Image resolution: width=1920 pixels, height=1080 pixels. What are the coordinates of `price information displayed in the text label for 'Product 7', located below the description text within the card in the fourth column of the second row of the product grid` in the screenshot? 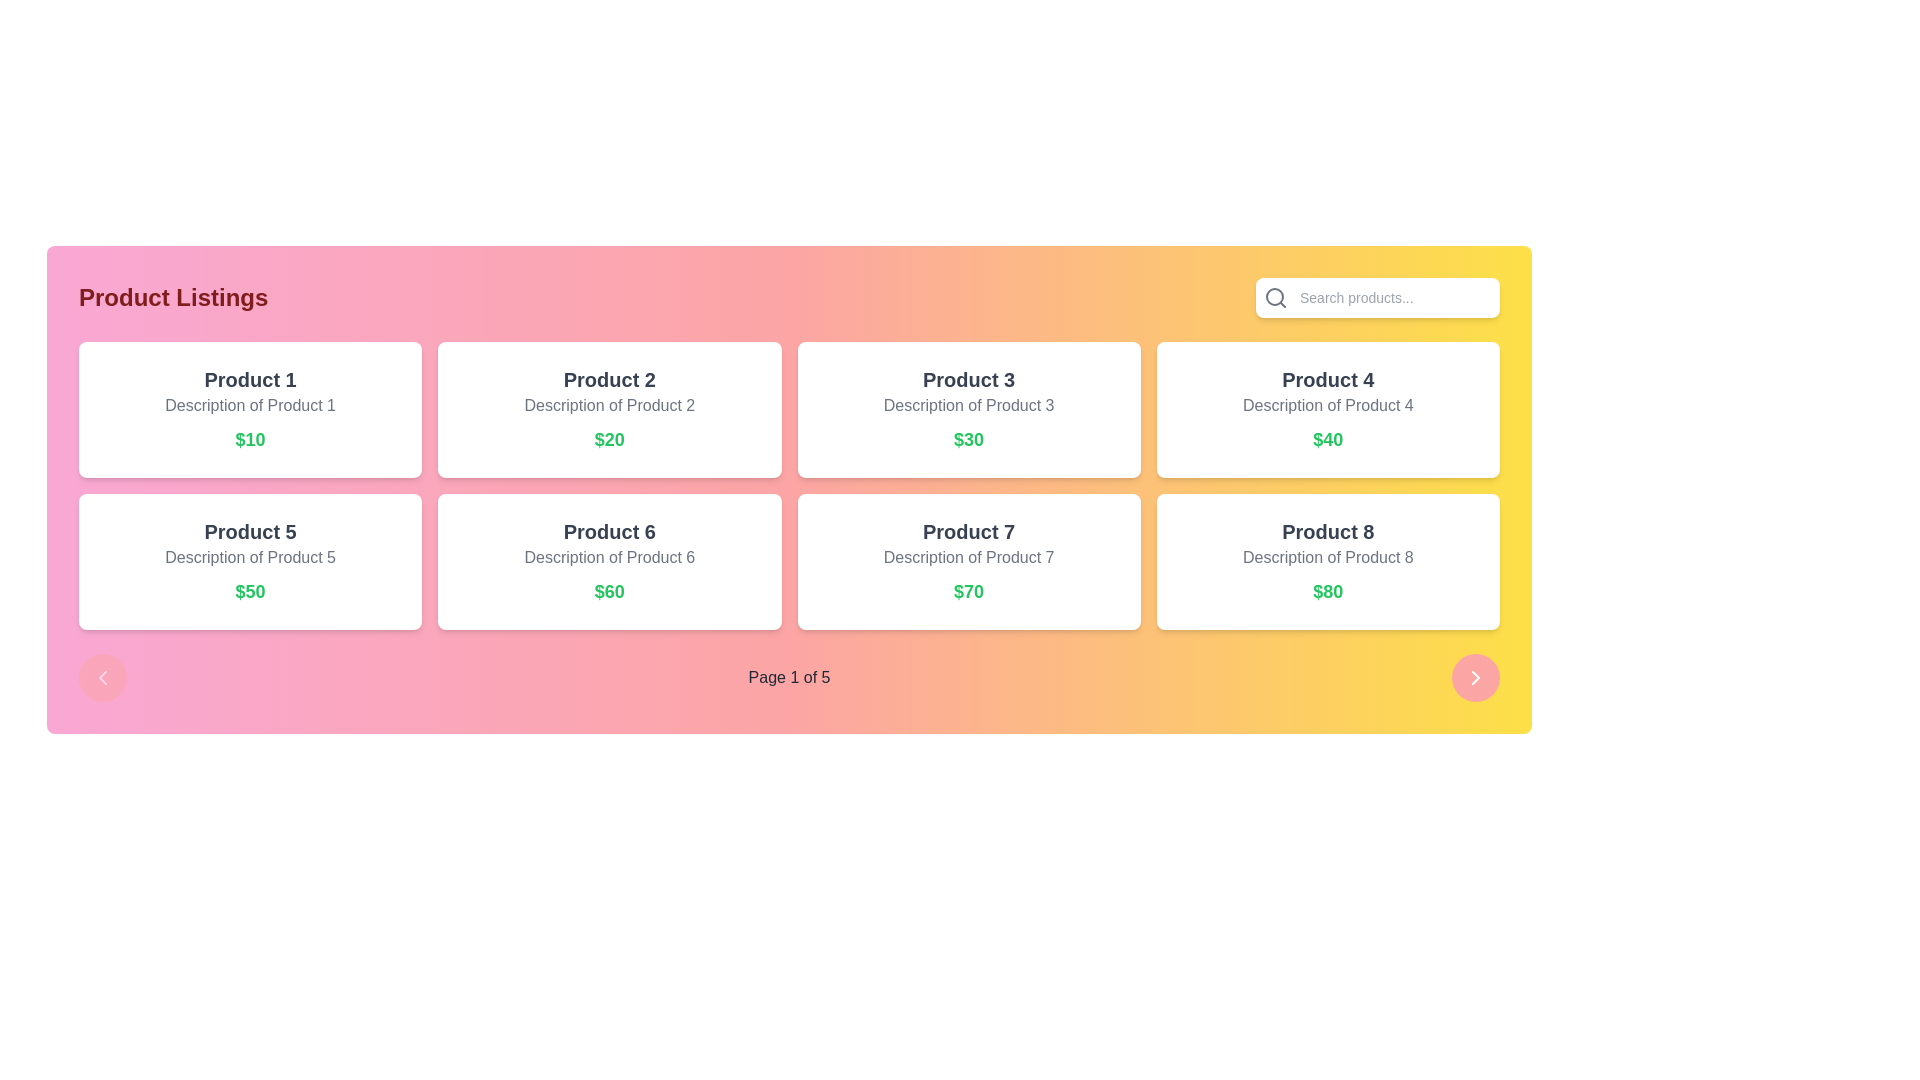 It's located at (969, 590).